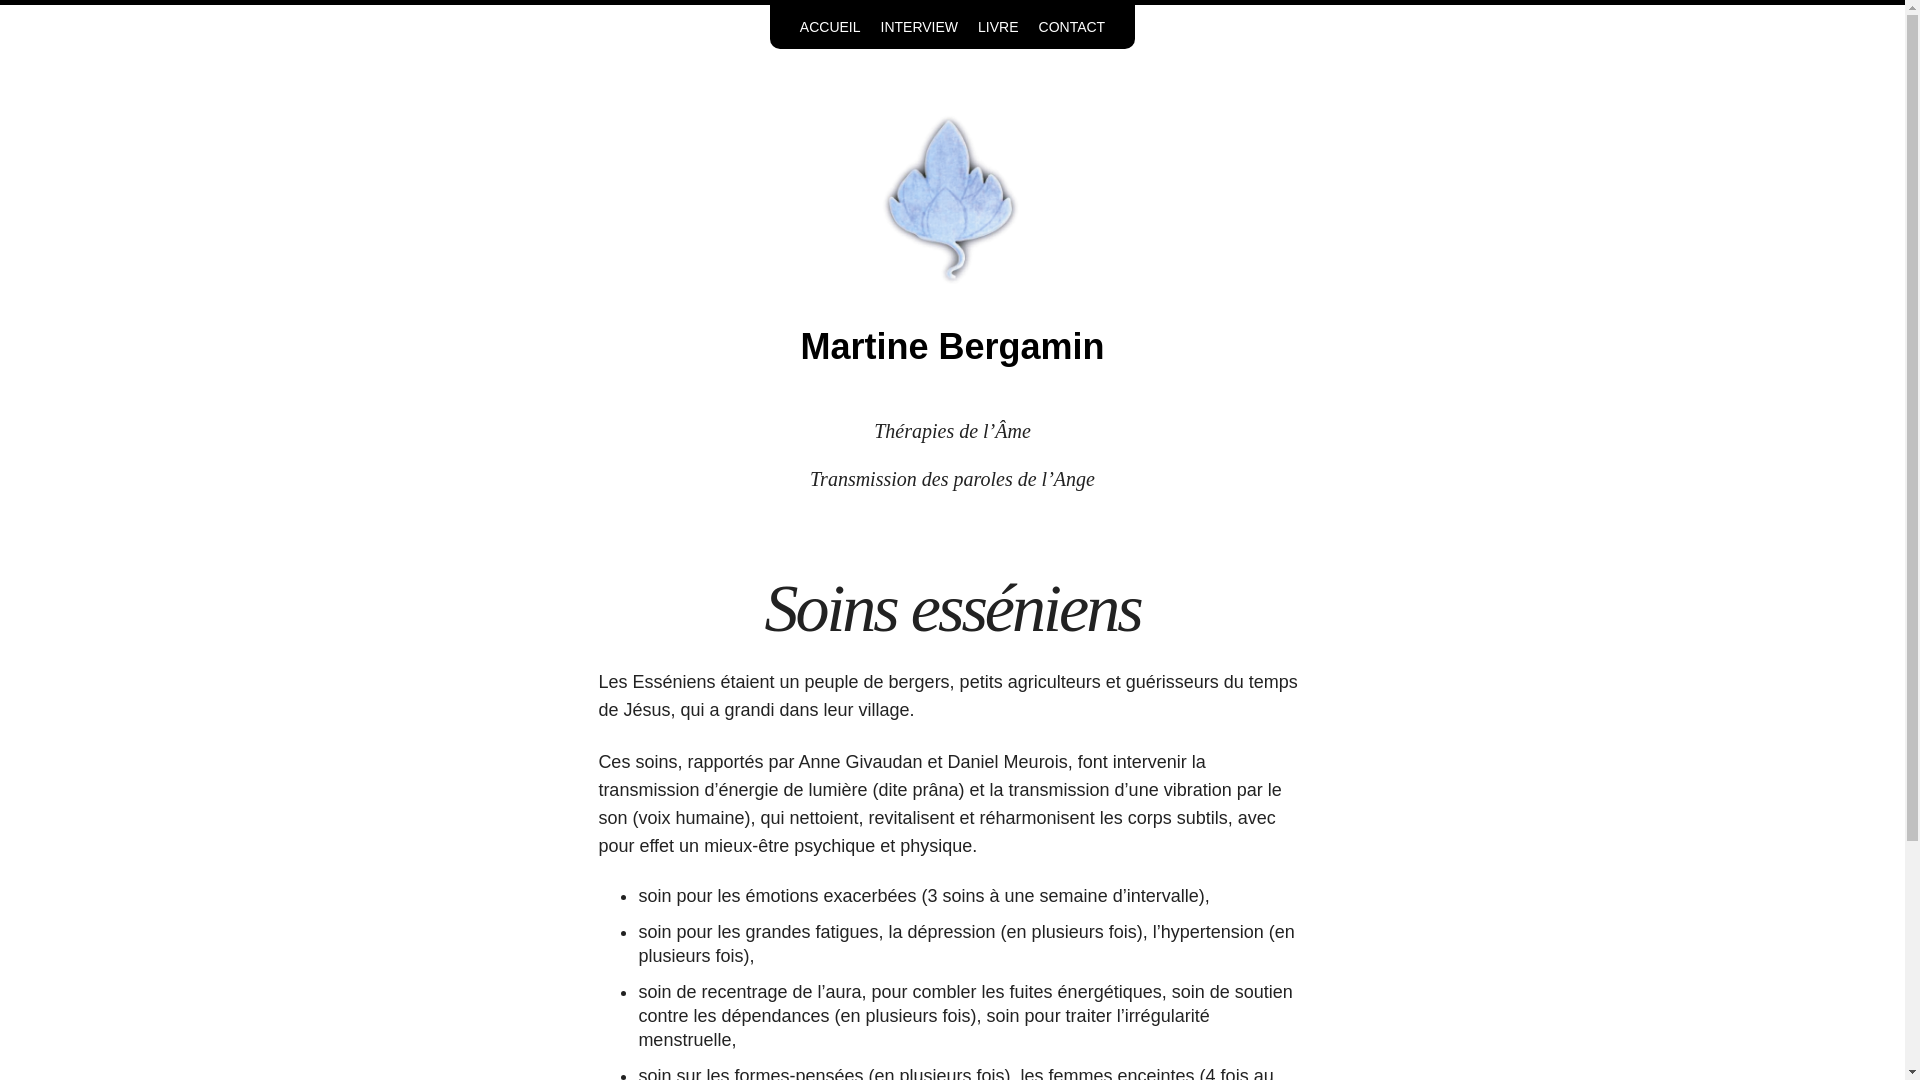 The width and height of the screenshot is (1920, 1080). I want to click on 'LIVRE', so click(998, 27).